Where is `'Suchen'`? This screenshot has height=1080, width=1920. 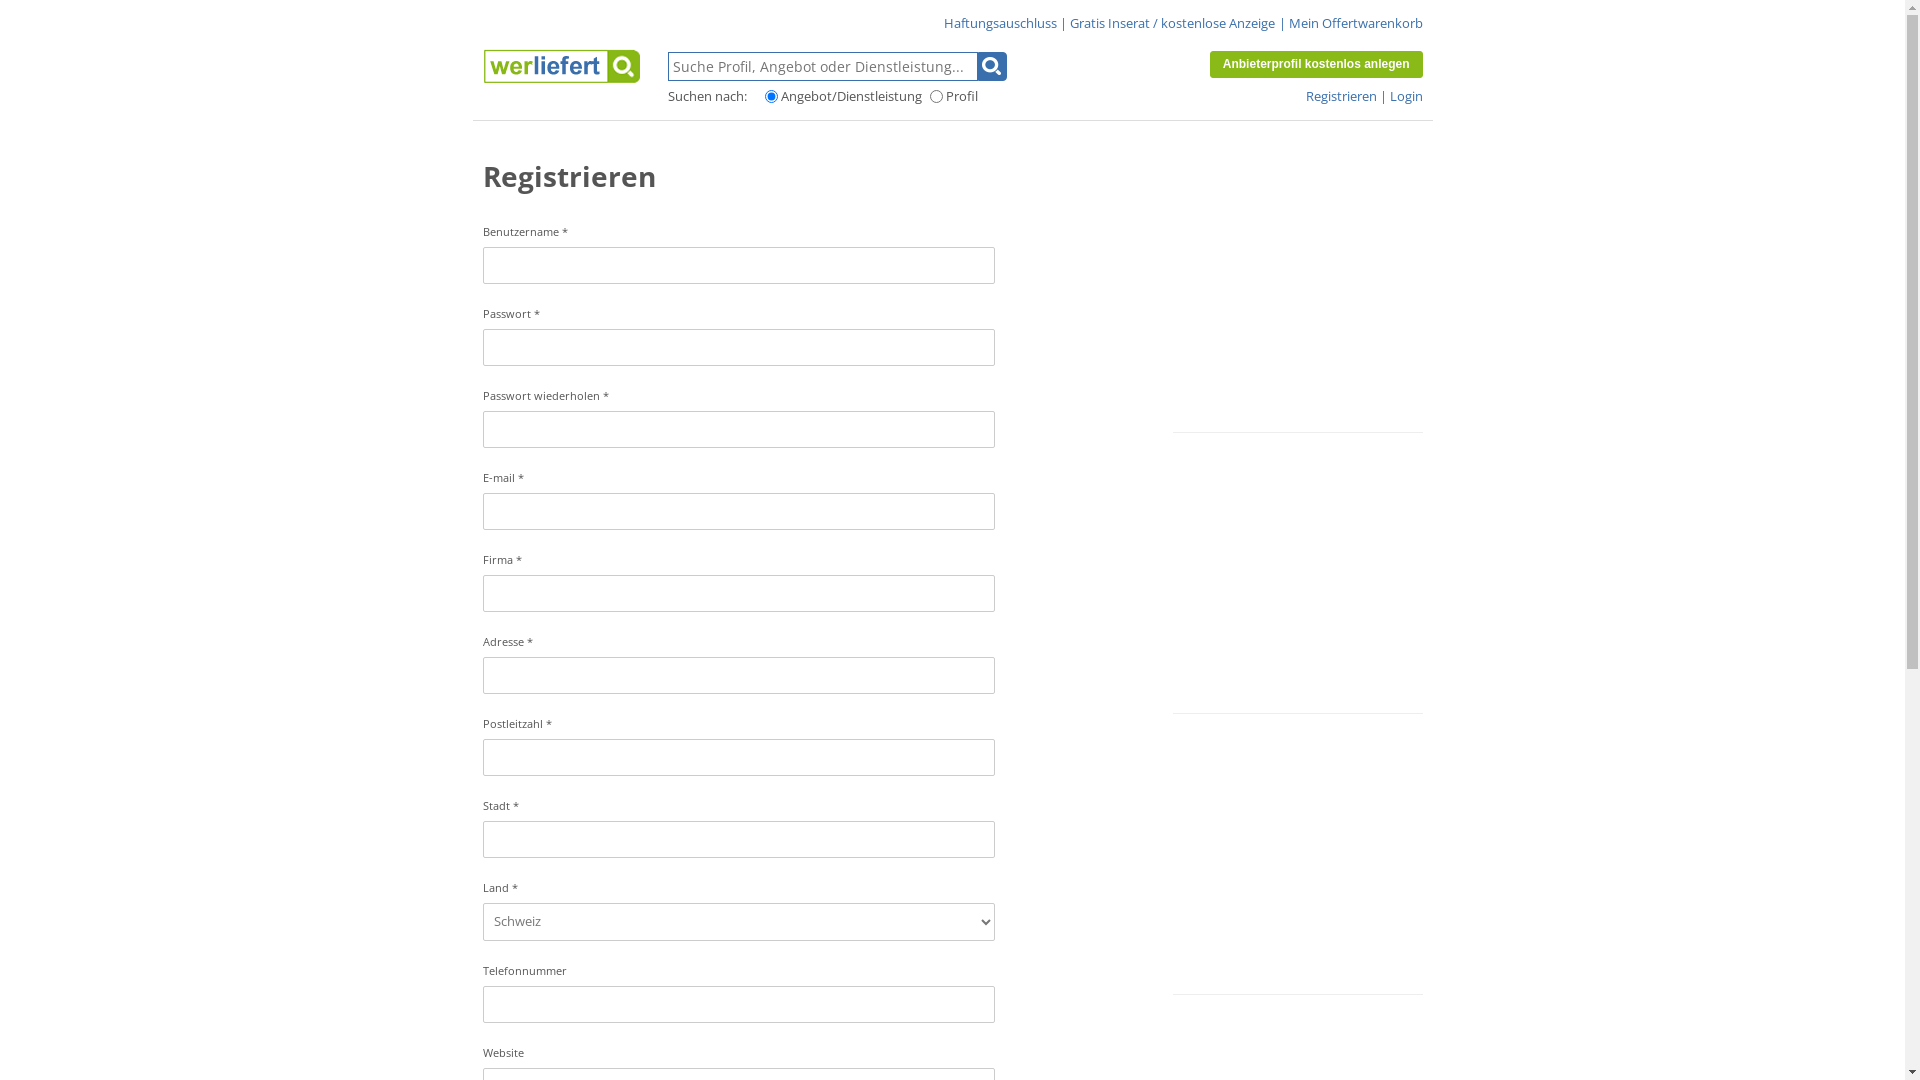
'Suchen' is located at coordinates (992, 65).